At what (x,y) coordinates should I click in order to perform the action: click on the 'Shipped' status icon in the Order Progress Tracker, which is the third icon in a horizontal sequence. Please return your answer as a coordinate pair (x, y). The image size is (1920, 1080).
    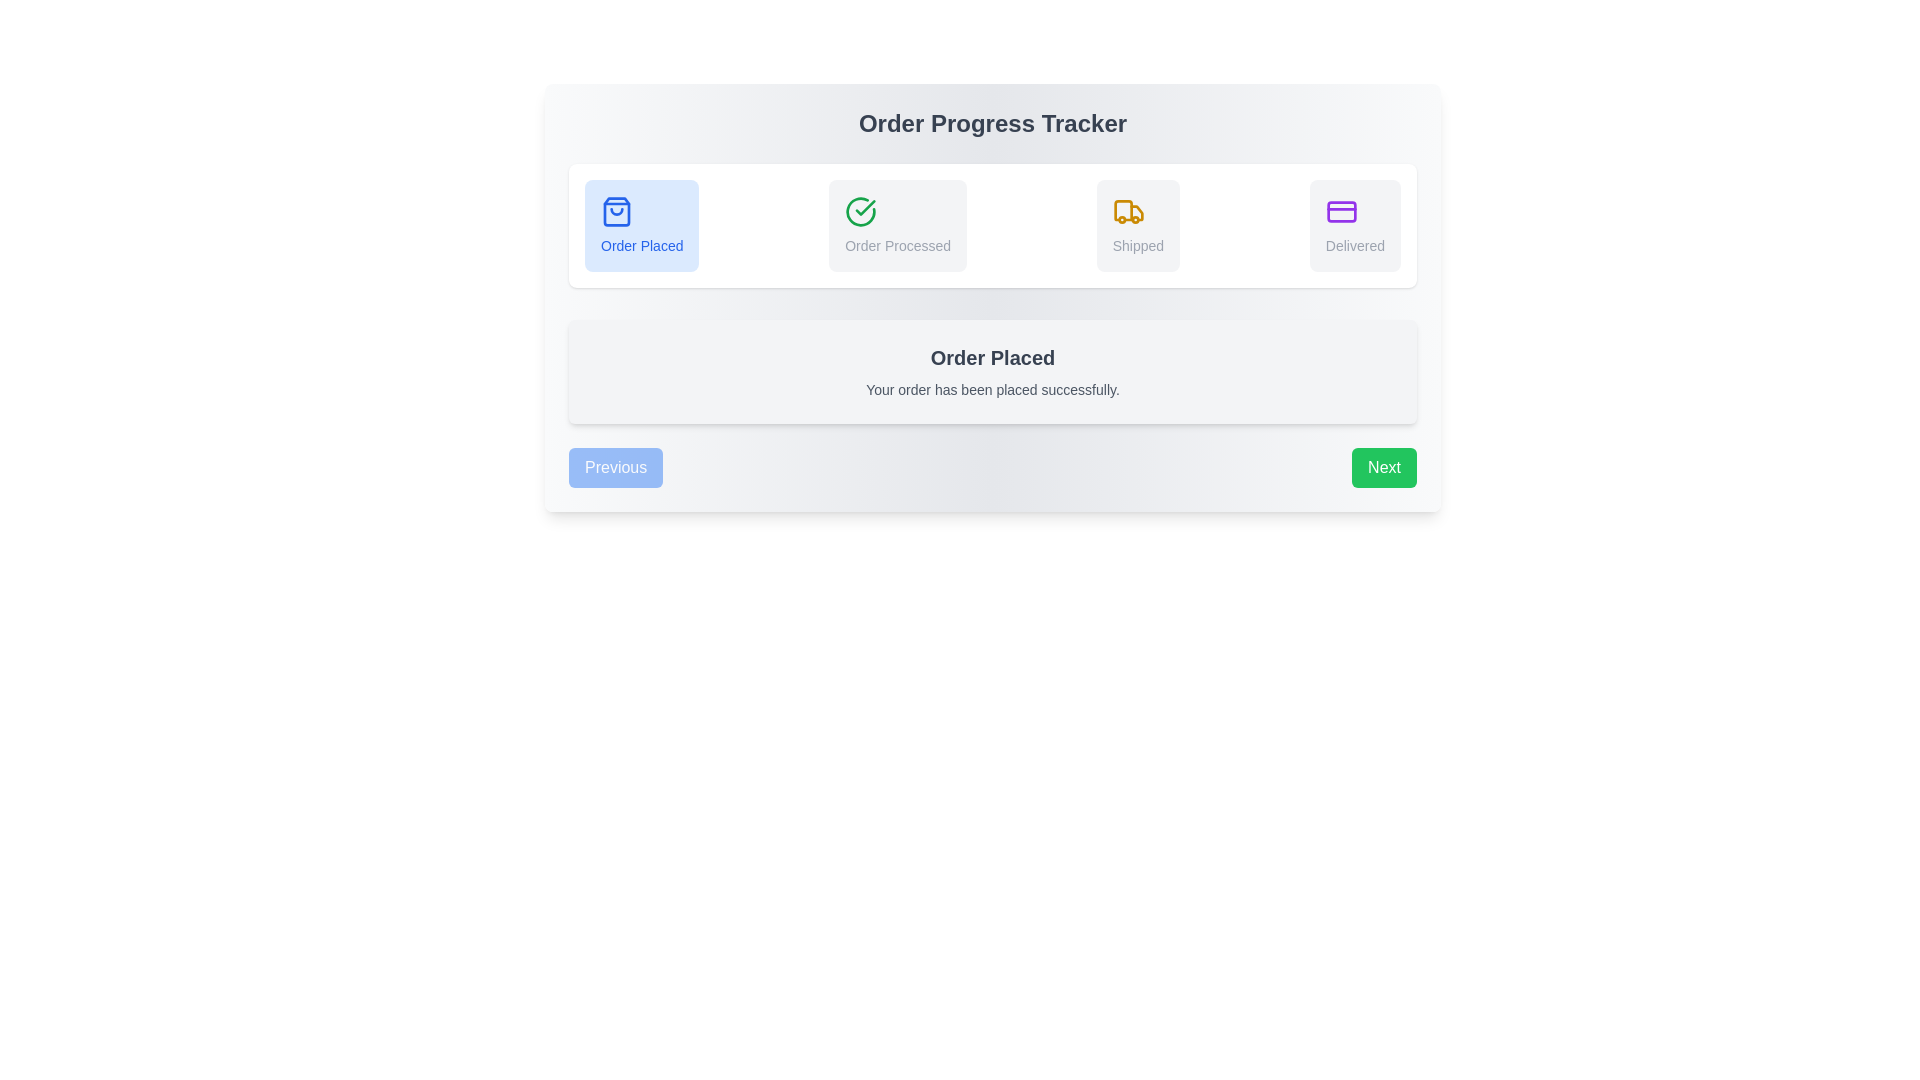
    Looking at the image, I should click on (1136, 213).